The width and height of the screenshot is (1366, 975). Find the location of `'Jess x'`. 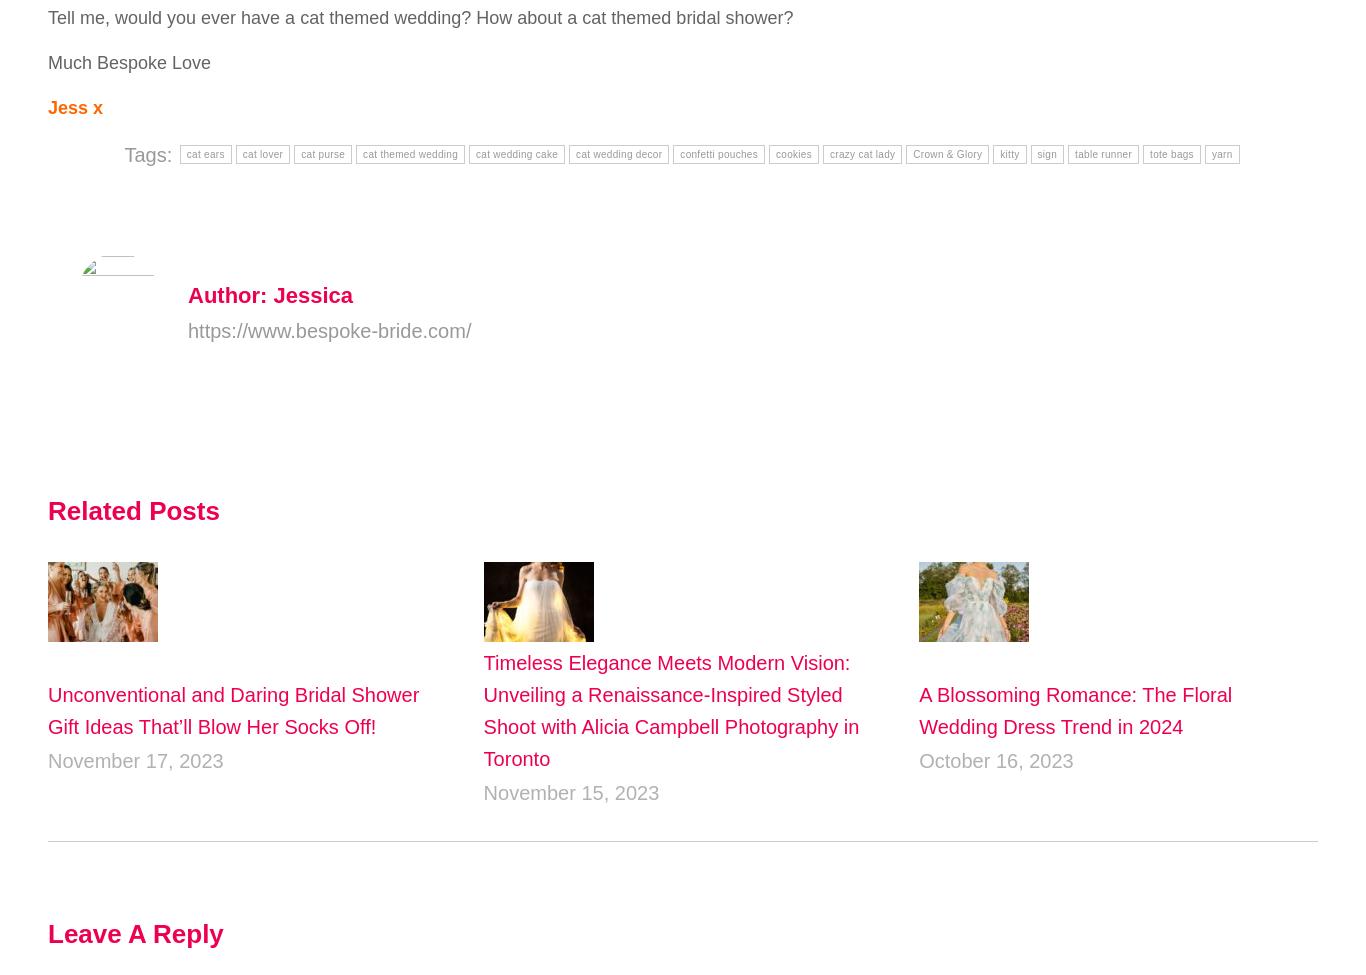

'Jess x' is located at coordinates (75, 105).